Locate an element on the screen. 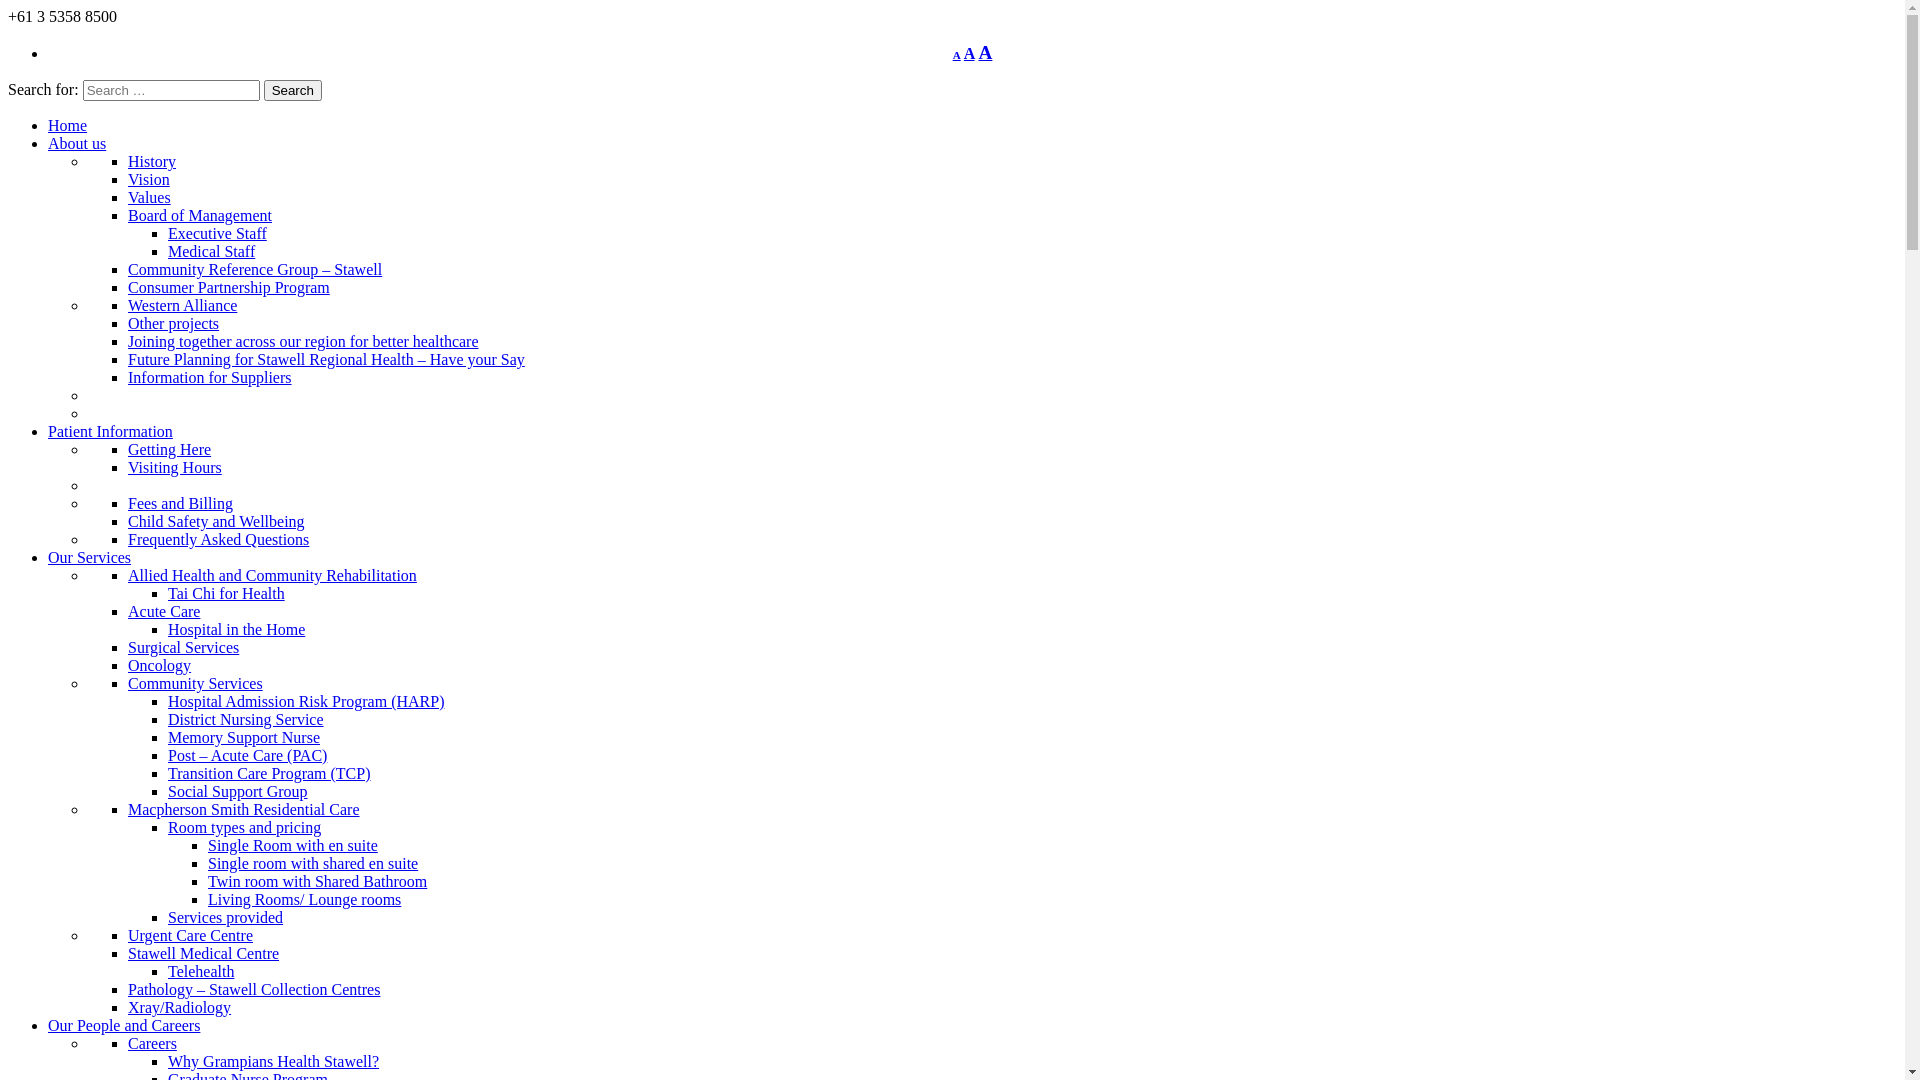 This screenshot has width=1920, height=1080. 'Fees and Billing' is located at coordinates (180, 502).